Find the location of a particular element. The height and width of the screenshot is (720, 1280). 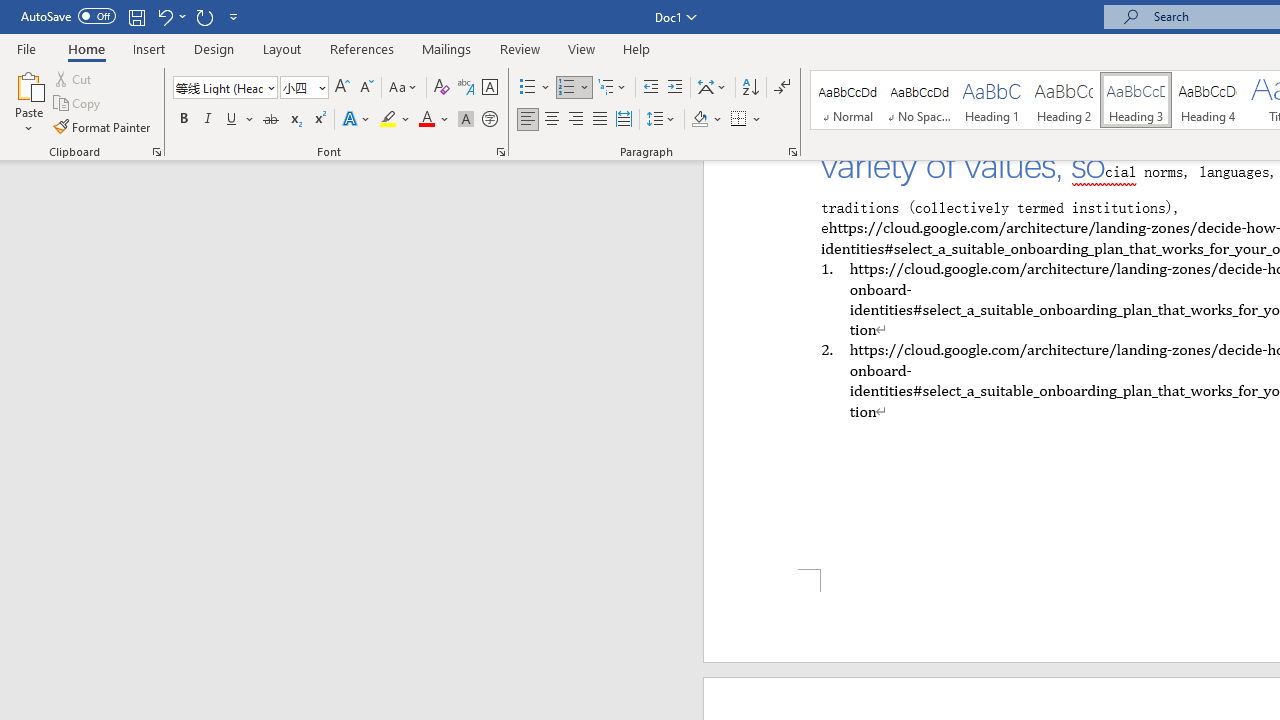

'Align Left' is located at coordinates (528, 119).